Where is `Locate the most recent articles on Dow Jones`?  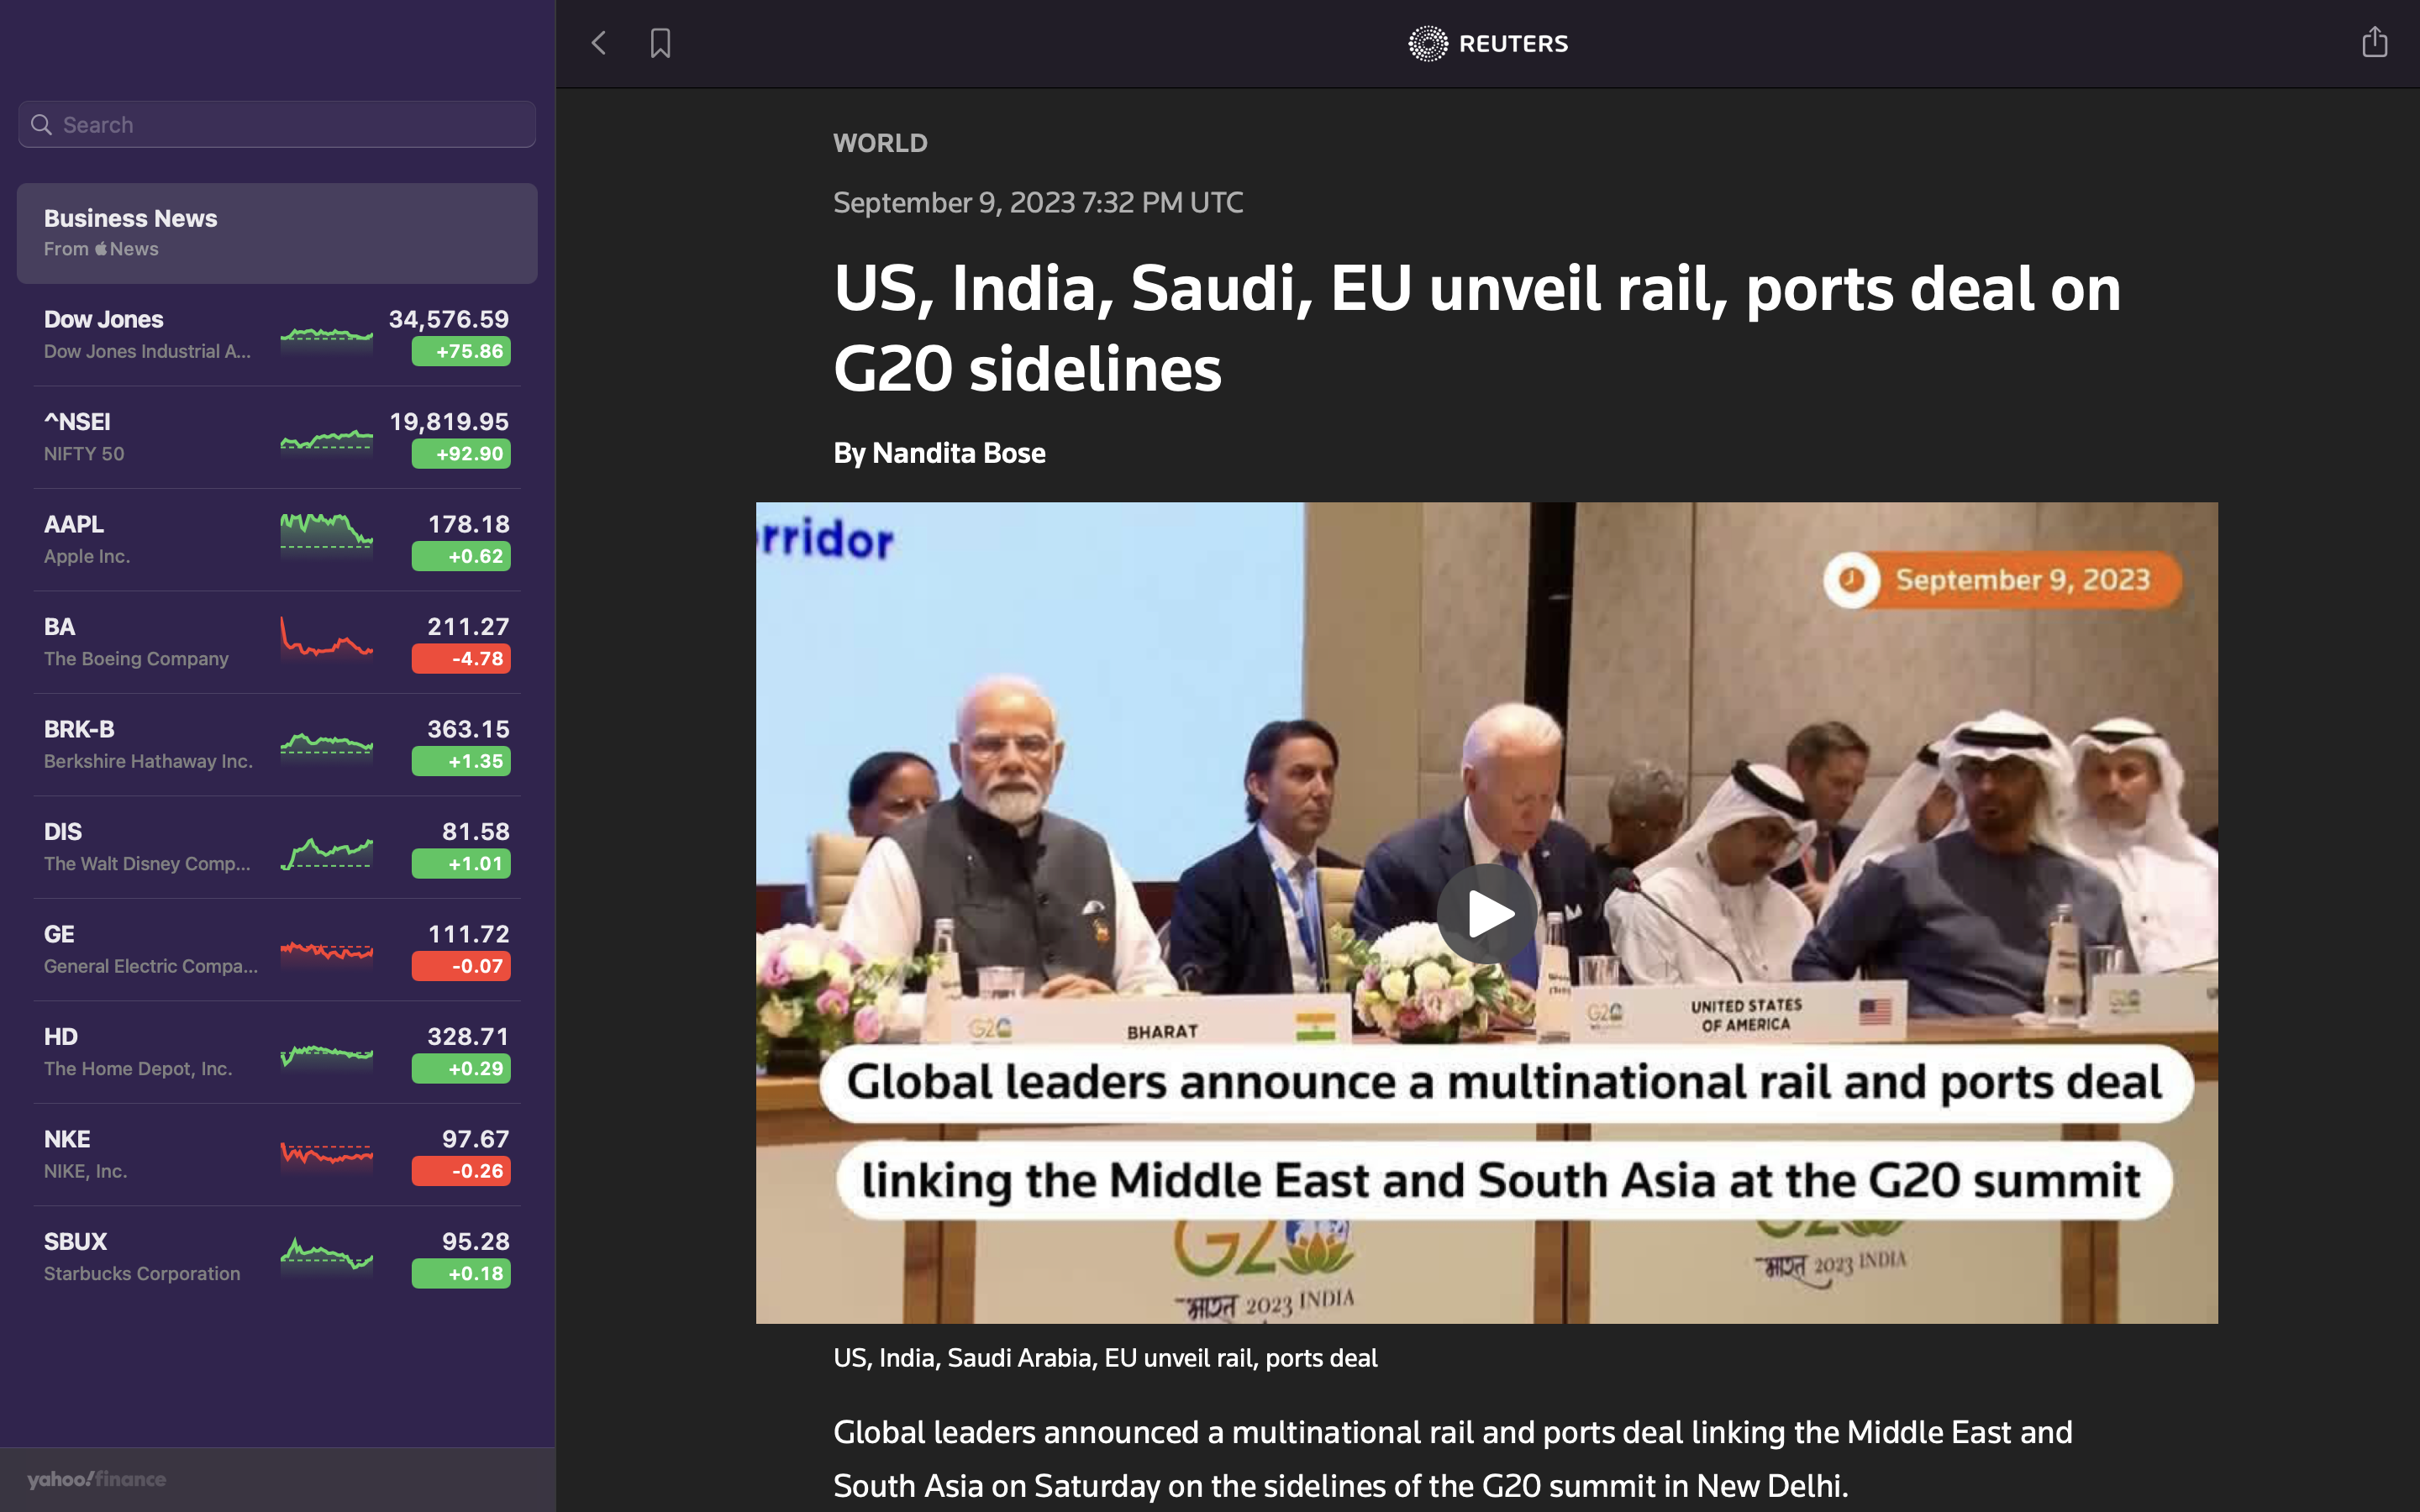
Locate the most recent articles on Dow Jones is located at coordinates (278, 127).